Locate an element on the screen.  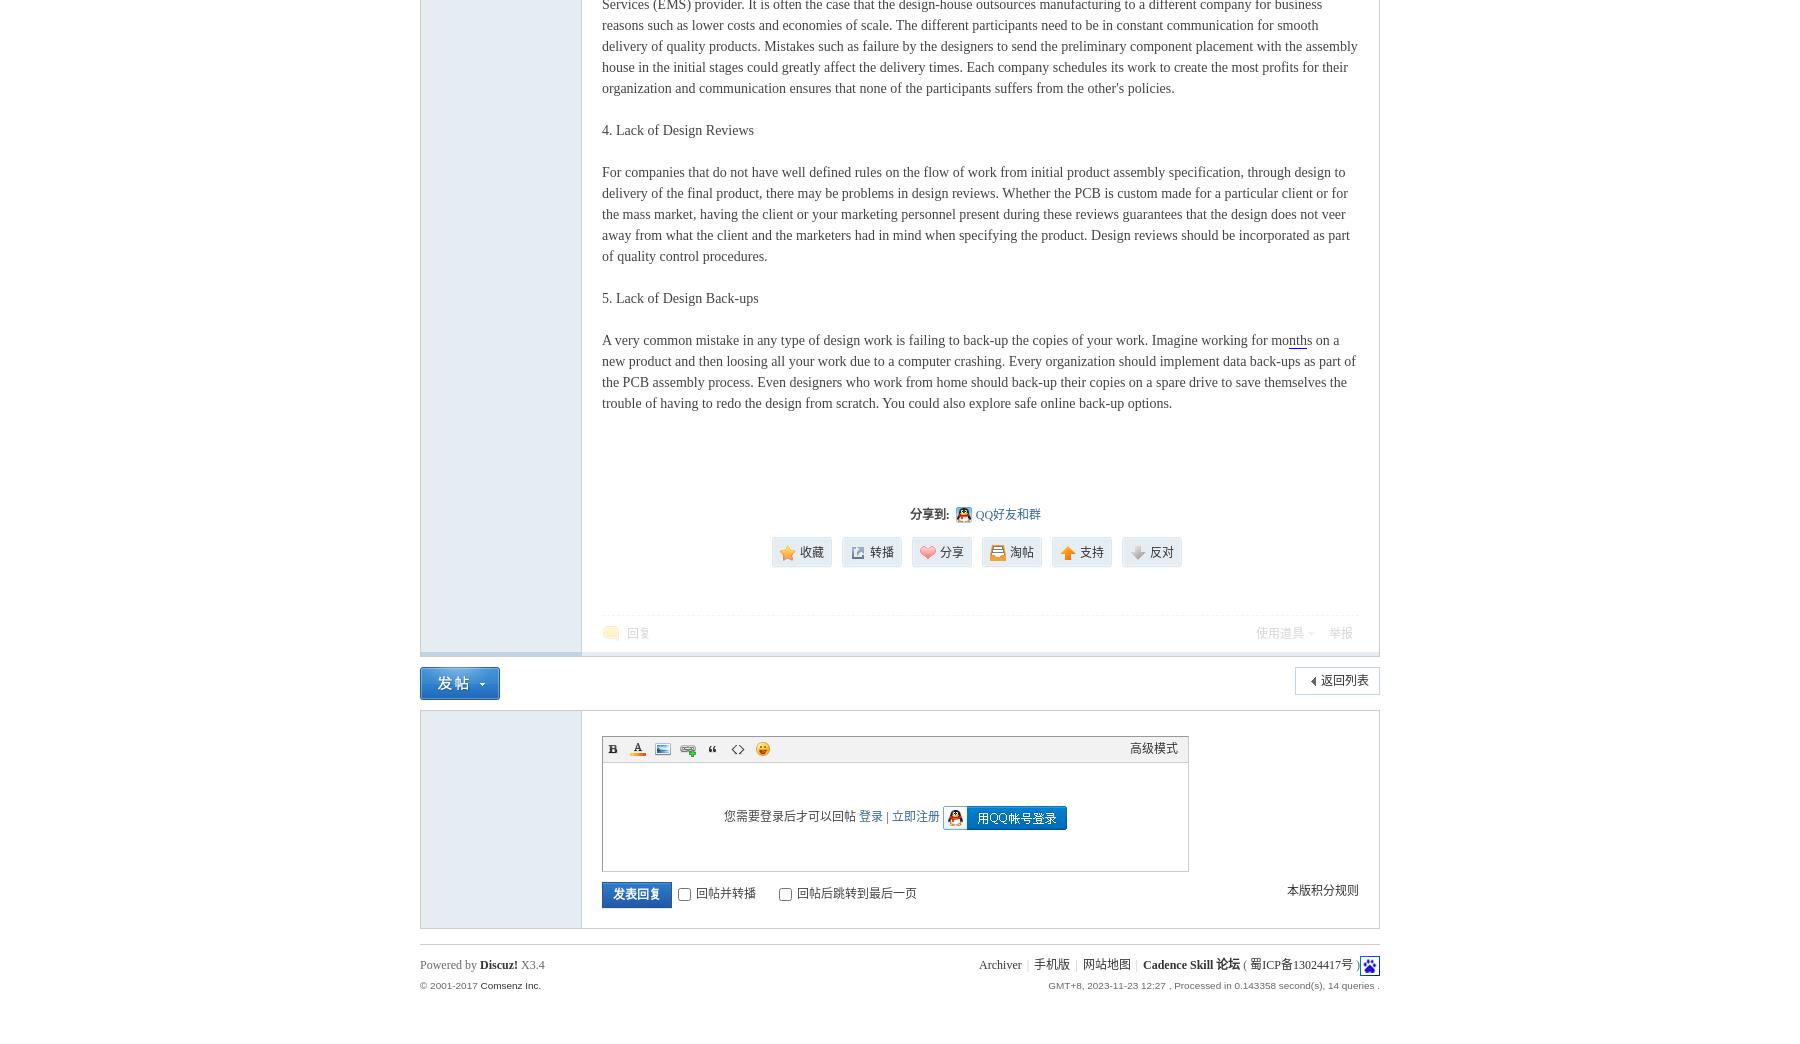
'5. Lack of Design Back-ups' is located at coordinates (601, 297).